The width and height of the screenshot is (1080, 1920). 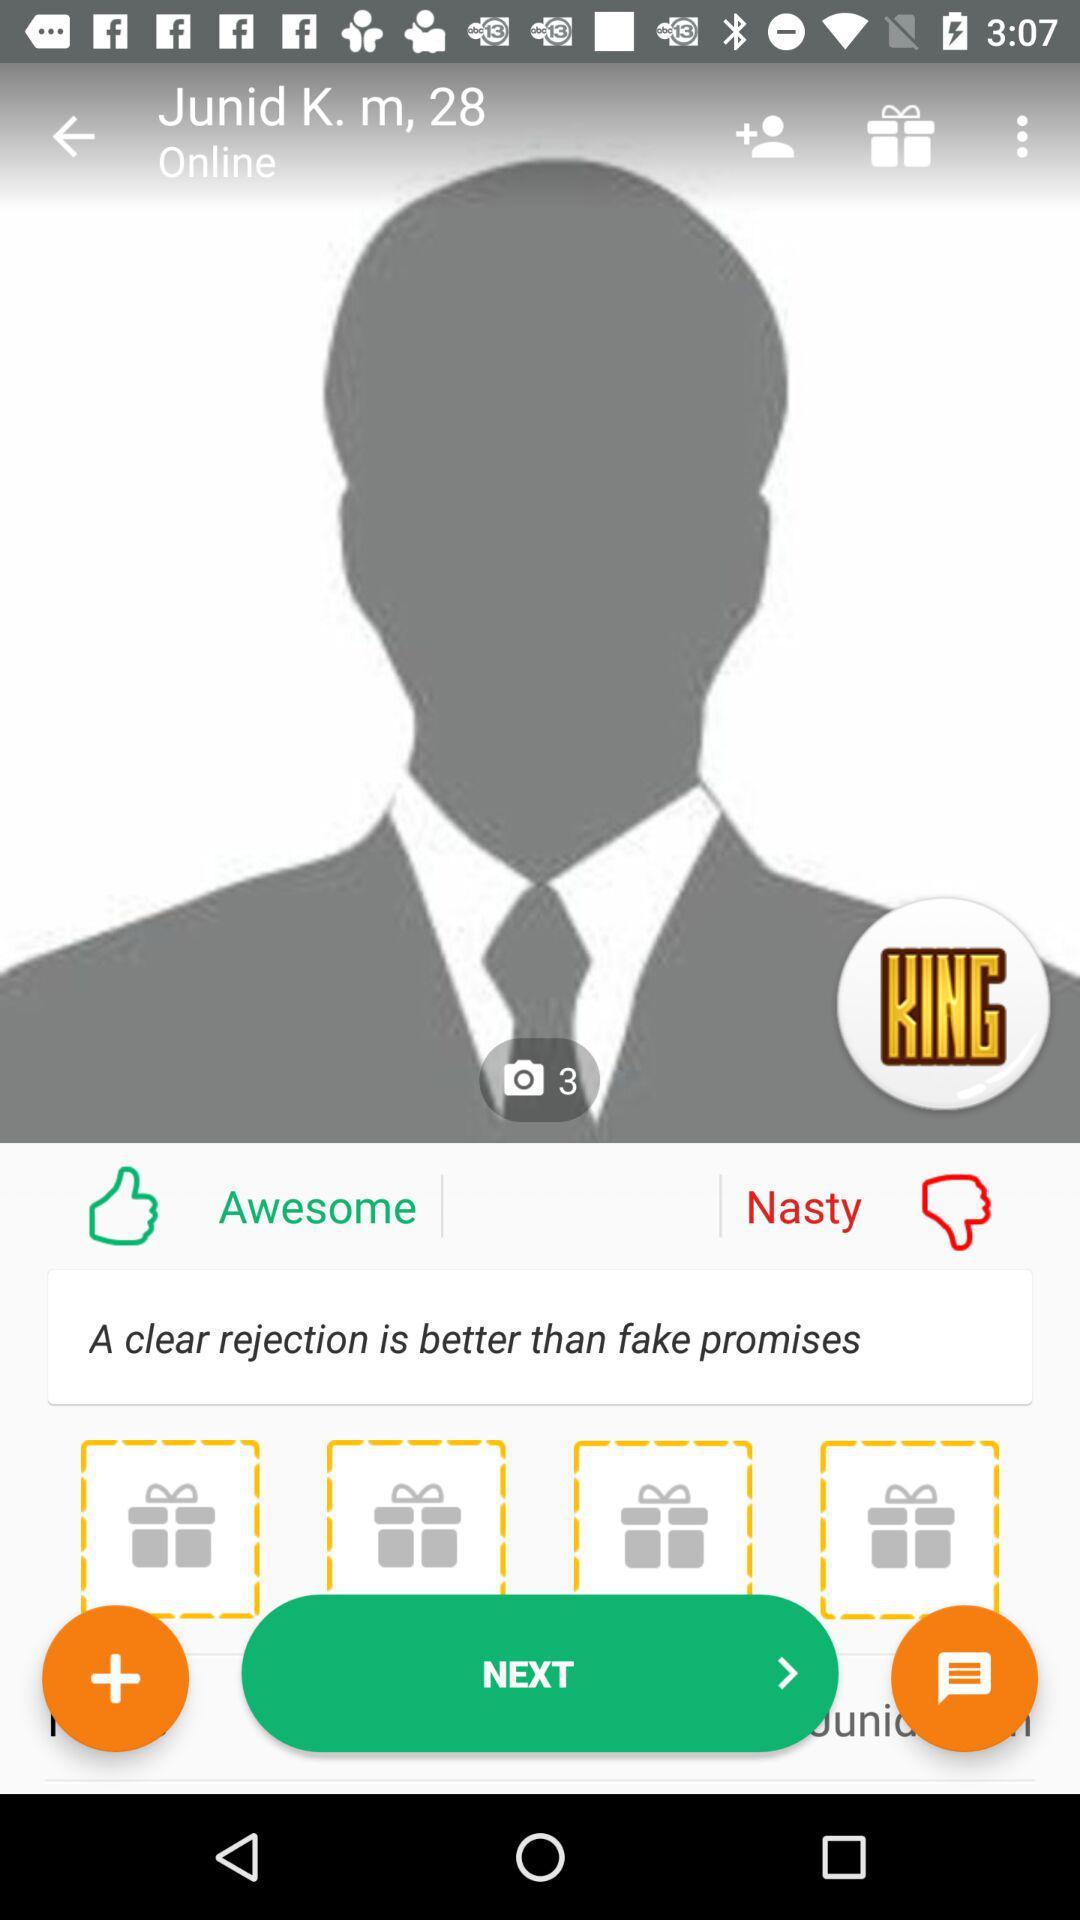 What do you see at coordinates (72, 135) in the screenshot?
I see `item next to junid k.` at bounding box center [72, 135].